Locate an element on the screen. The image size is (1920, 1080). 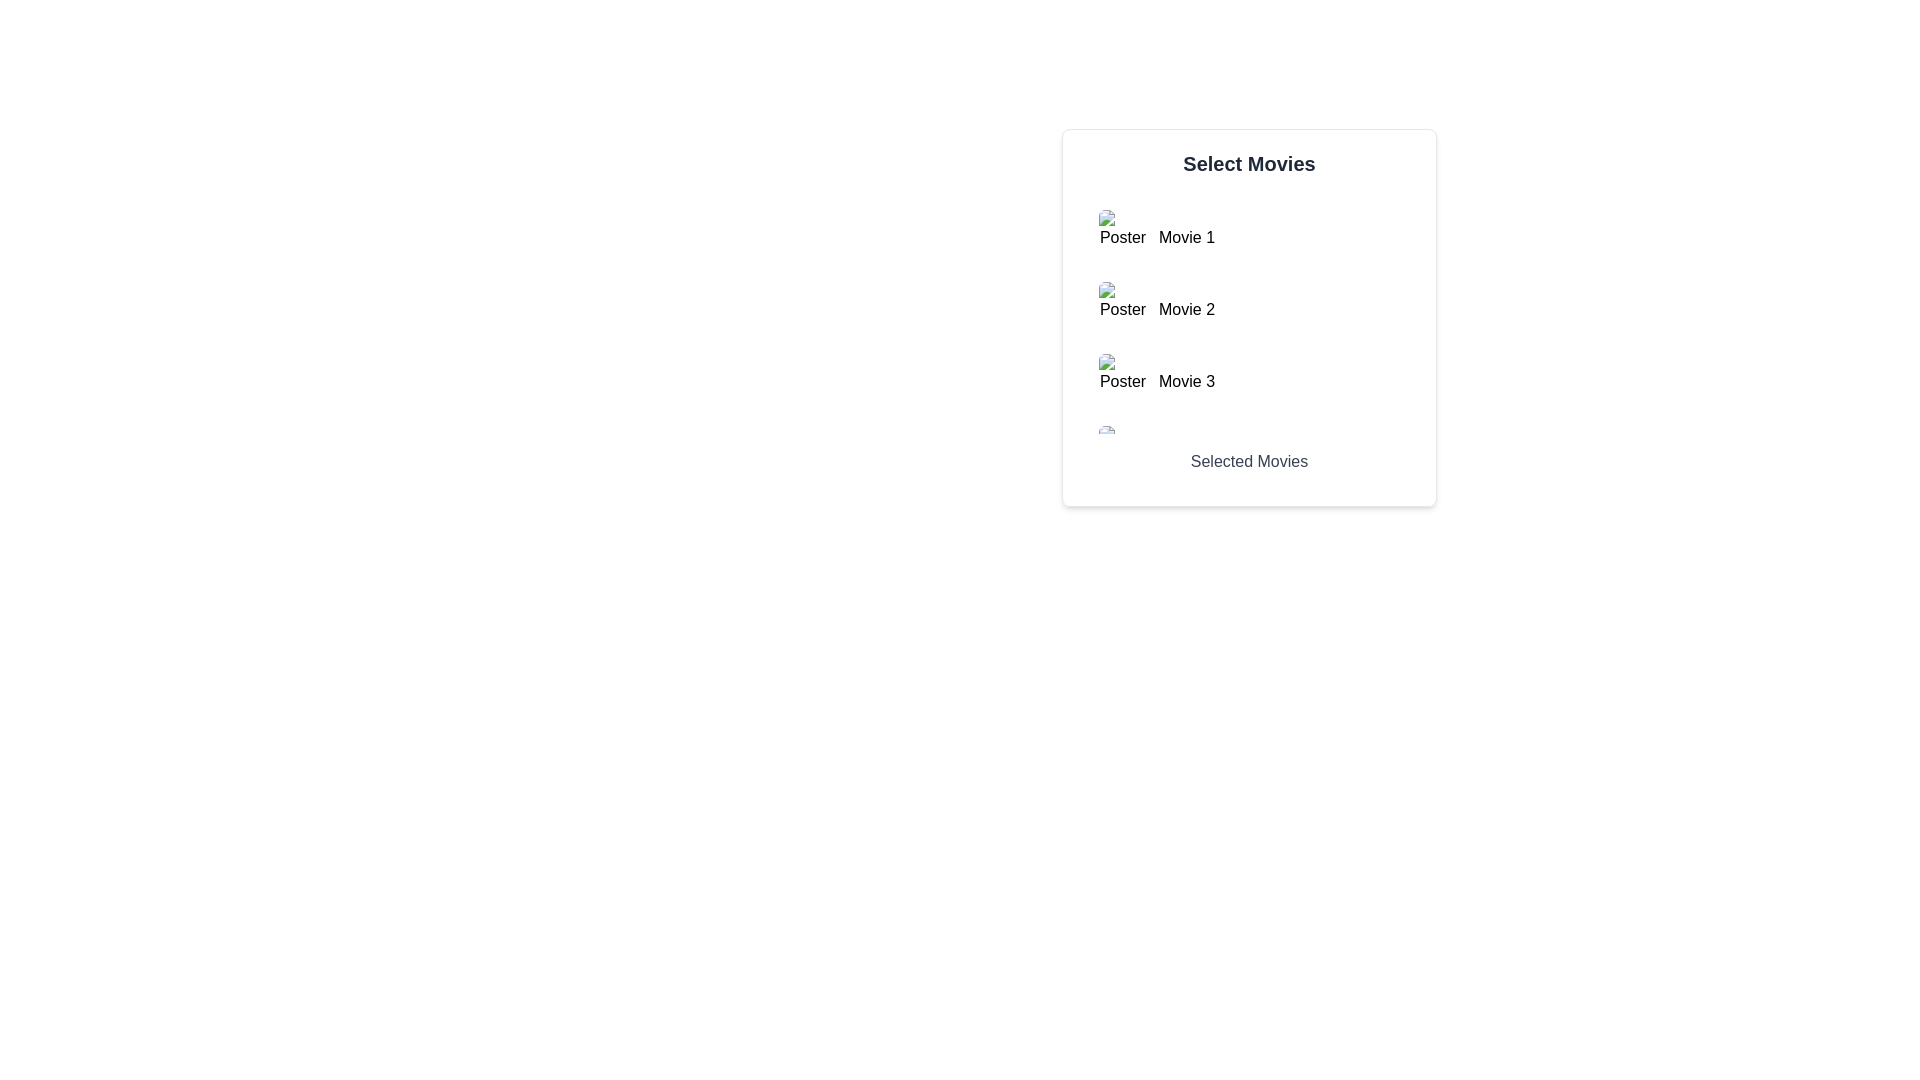
the small image placeholder with a rounded border and a green and blue landscape image icon, which has the text 'Poster' displayed below it, located in the 'Select Movies' block next to the 'Movie 3' label is located at coordinates (1123, 381).